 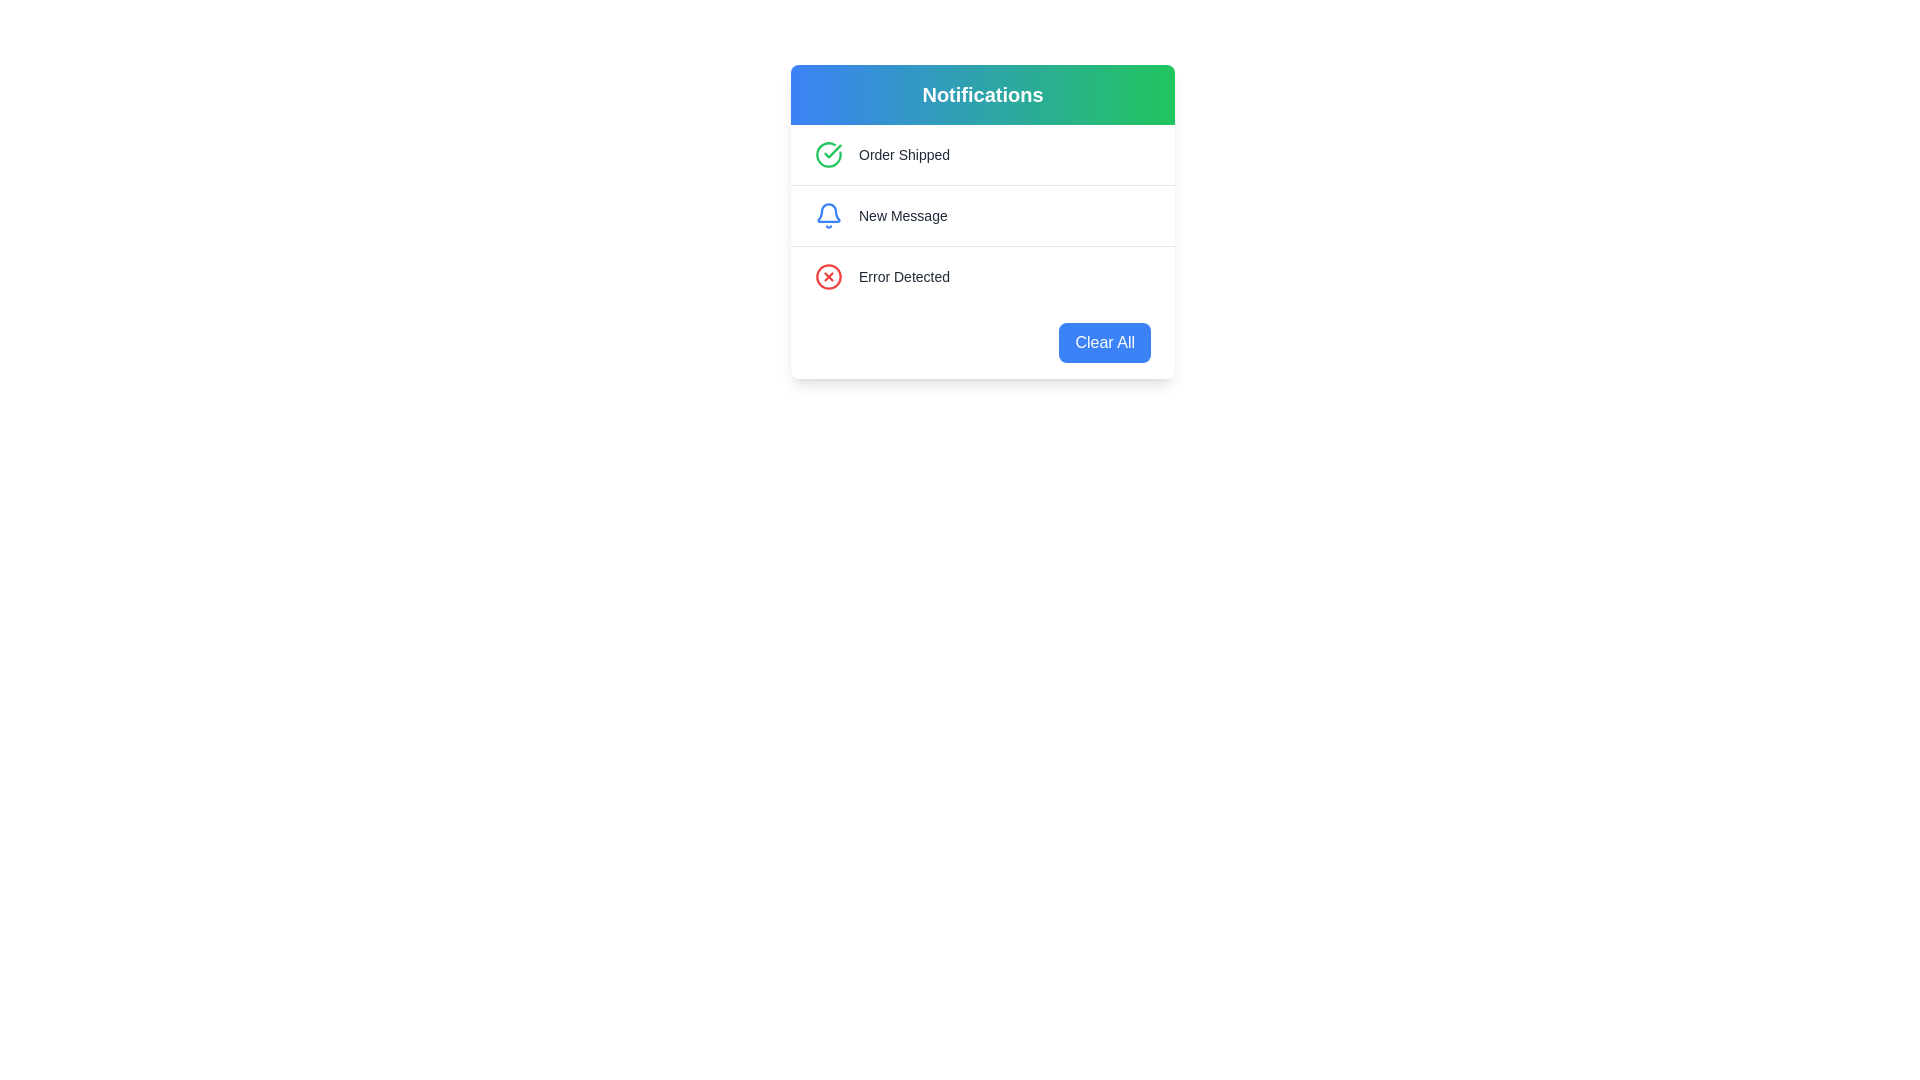 What do you see at coordinates (829, 277) in the screenshot?
I see `the circular icon with a red border and red 'X' symbol in the third row of the notification box, which indicates an 'Error Detected' notification` at bounding box center [829, 277].